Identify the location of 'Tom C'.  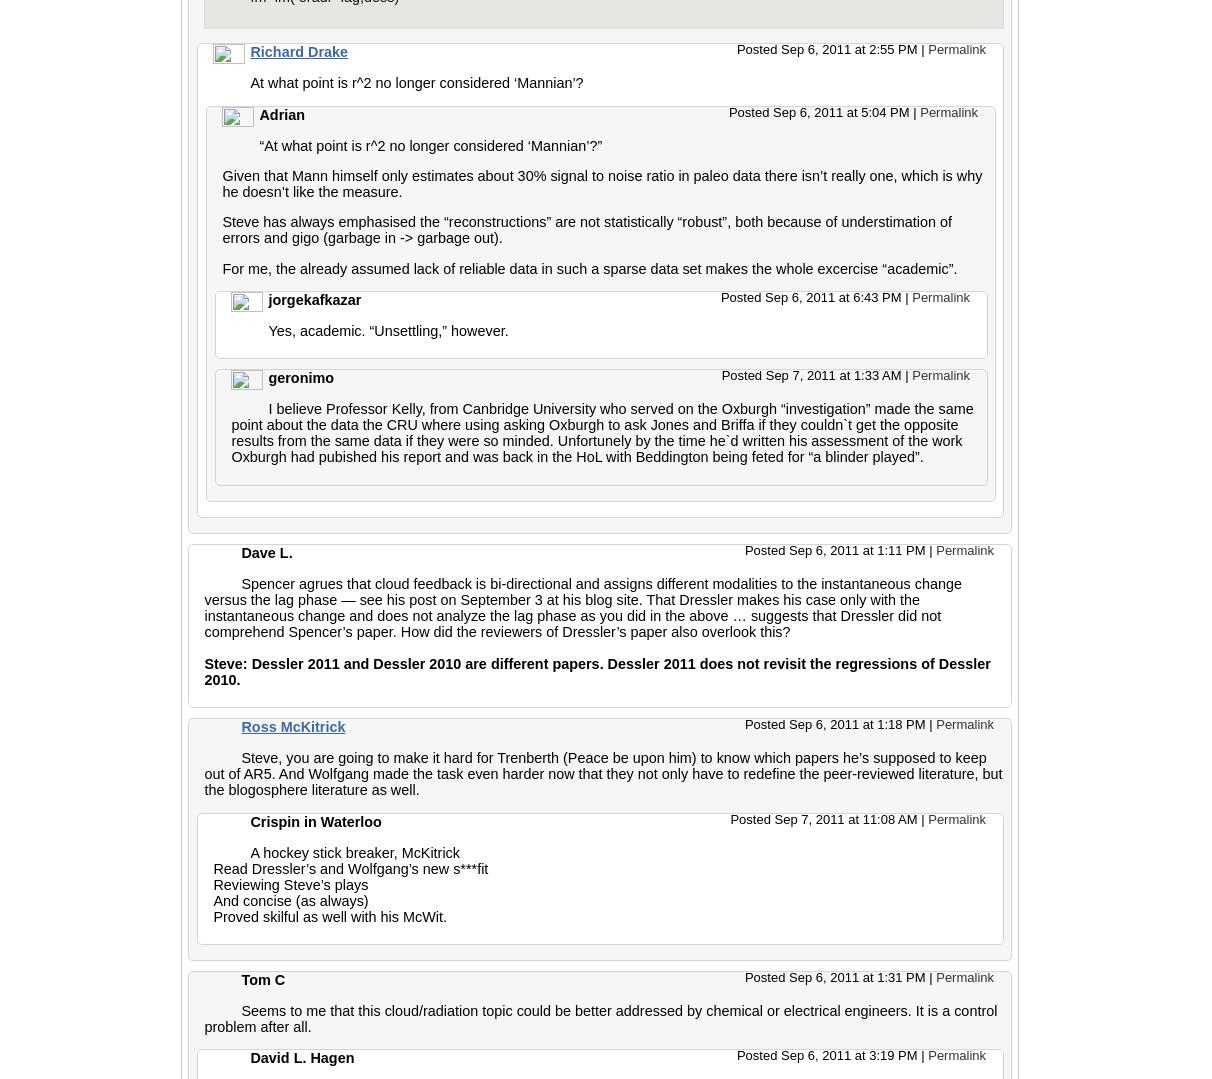
(263, 978).